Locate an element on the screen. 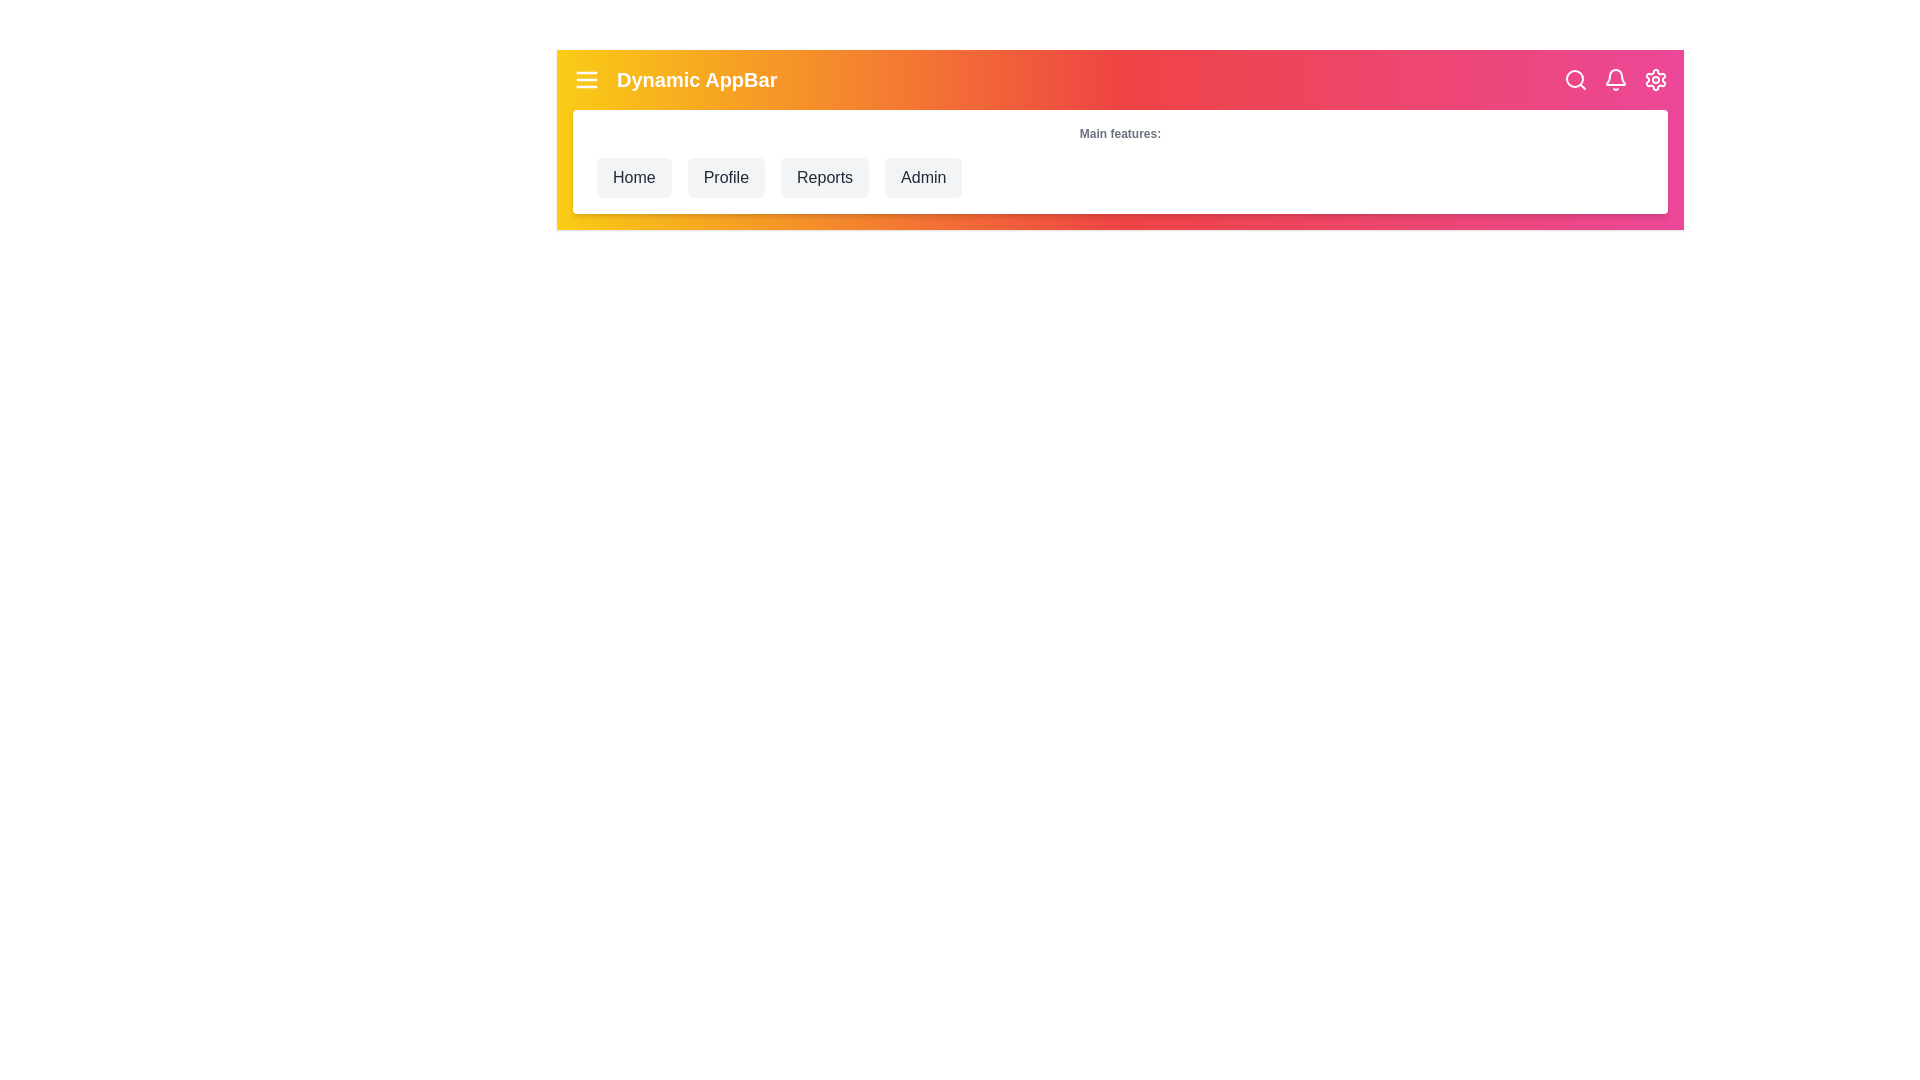 The image size is (1920, 1080). the 'Search' icon to initiate the search functionality is located at coordinates (1574, 79).